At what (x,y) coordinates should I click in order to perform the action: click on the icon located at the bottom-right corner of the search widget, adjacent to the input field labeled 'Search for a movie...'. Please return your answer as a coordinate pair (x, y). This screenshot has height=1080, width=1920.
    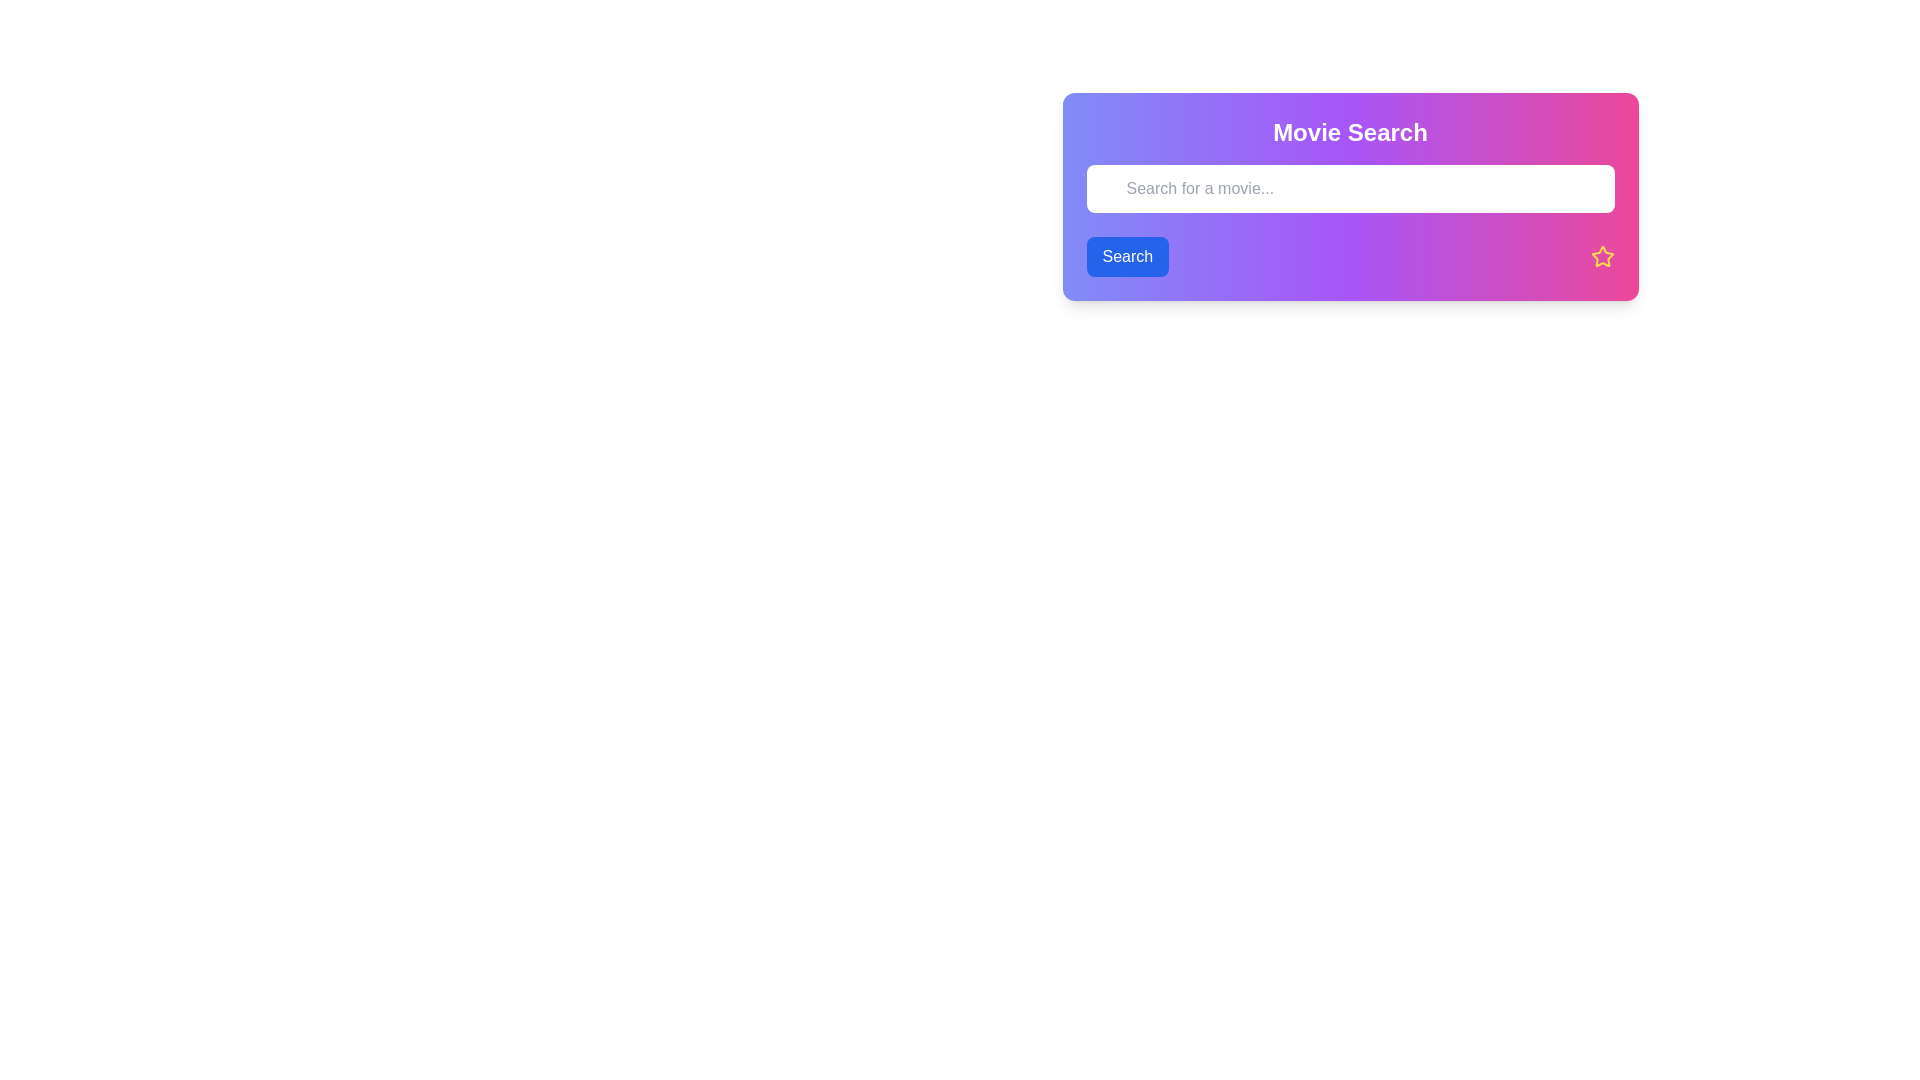
    Looking at the image, I should click on (1602, 255).